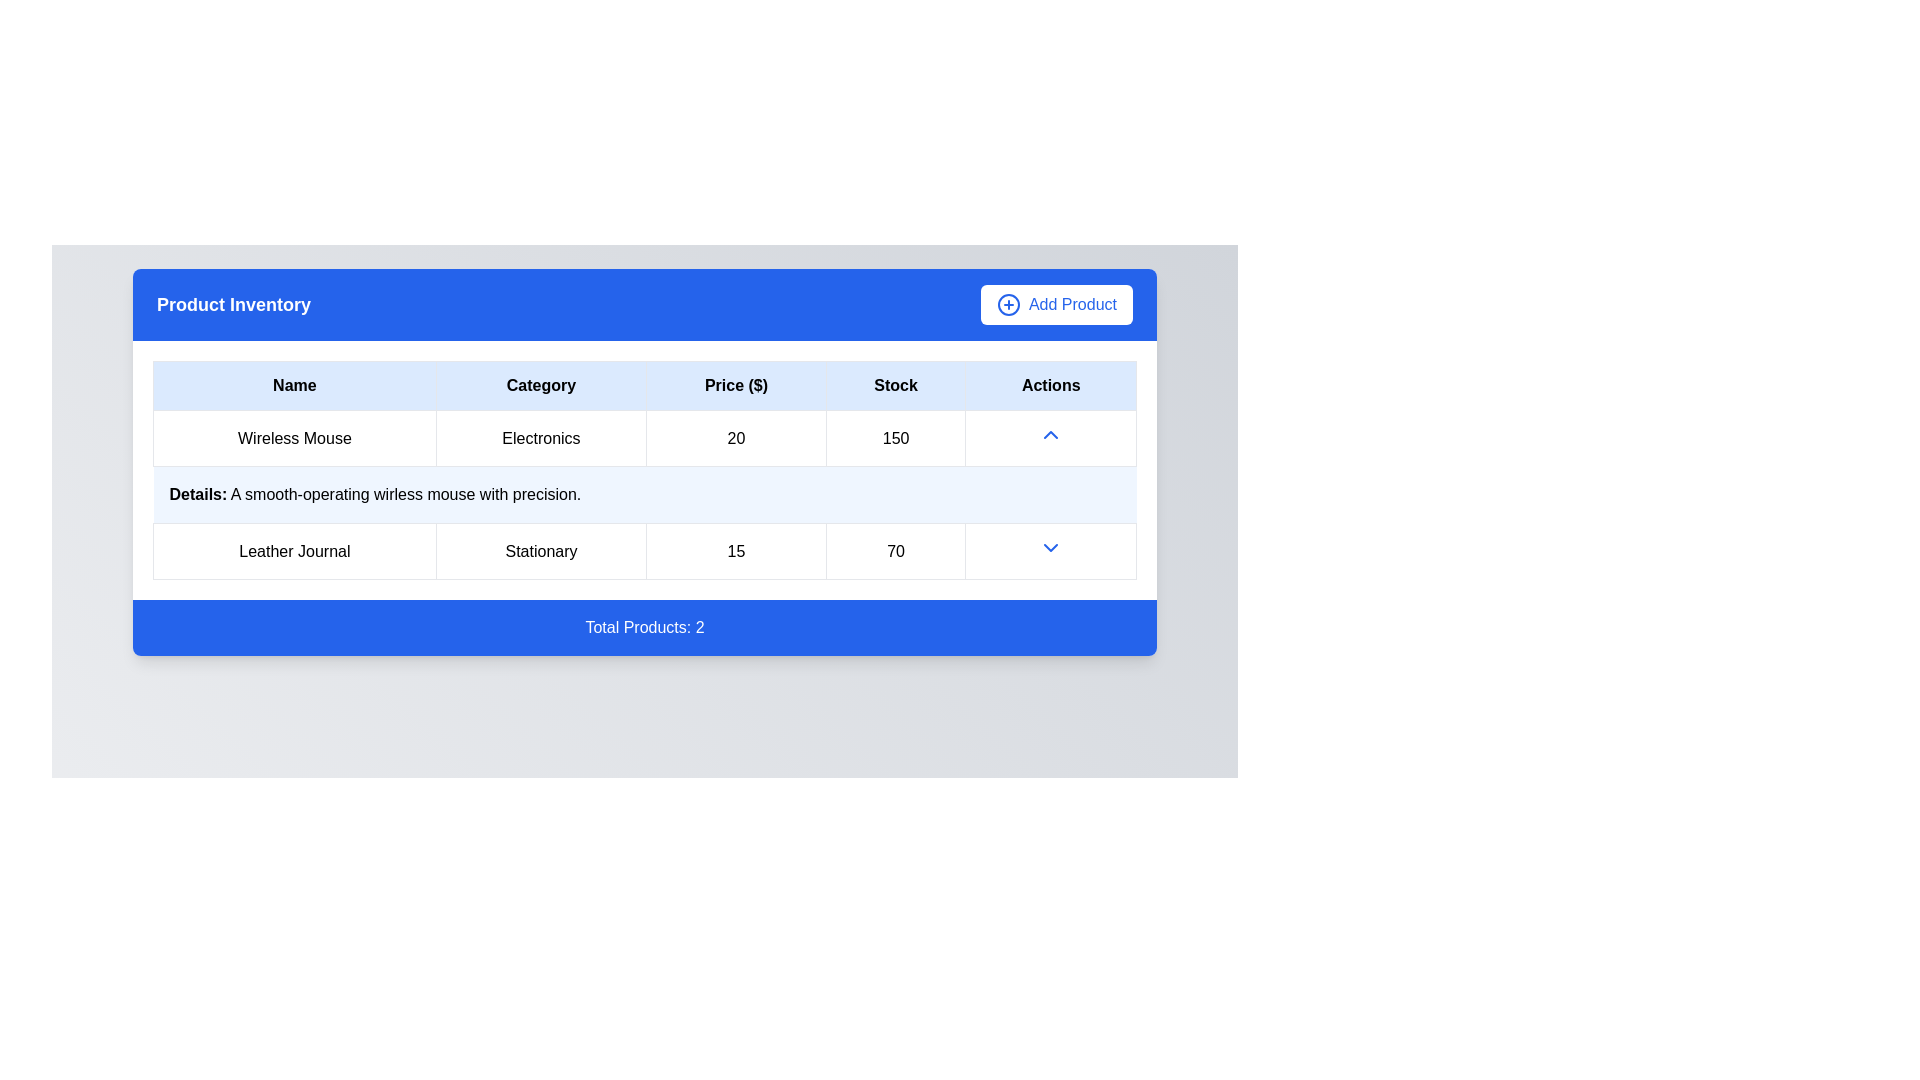 The height and width of the screenshot is (1080, 1920). What do you see at coordinates (644, 385) in the screenshot?
I see `the Table Header Row under the 'Product Inventory' section` at bounding box center [644, 385].